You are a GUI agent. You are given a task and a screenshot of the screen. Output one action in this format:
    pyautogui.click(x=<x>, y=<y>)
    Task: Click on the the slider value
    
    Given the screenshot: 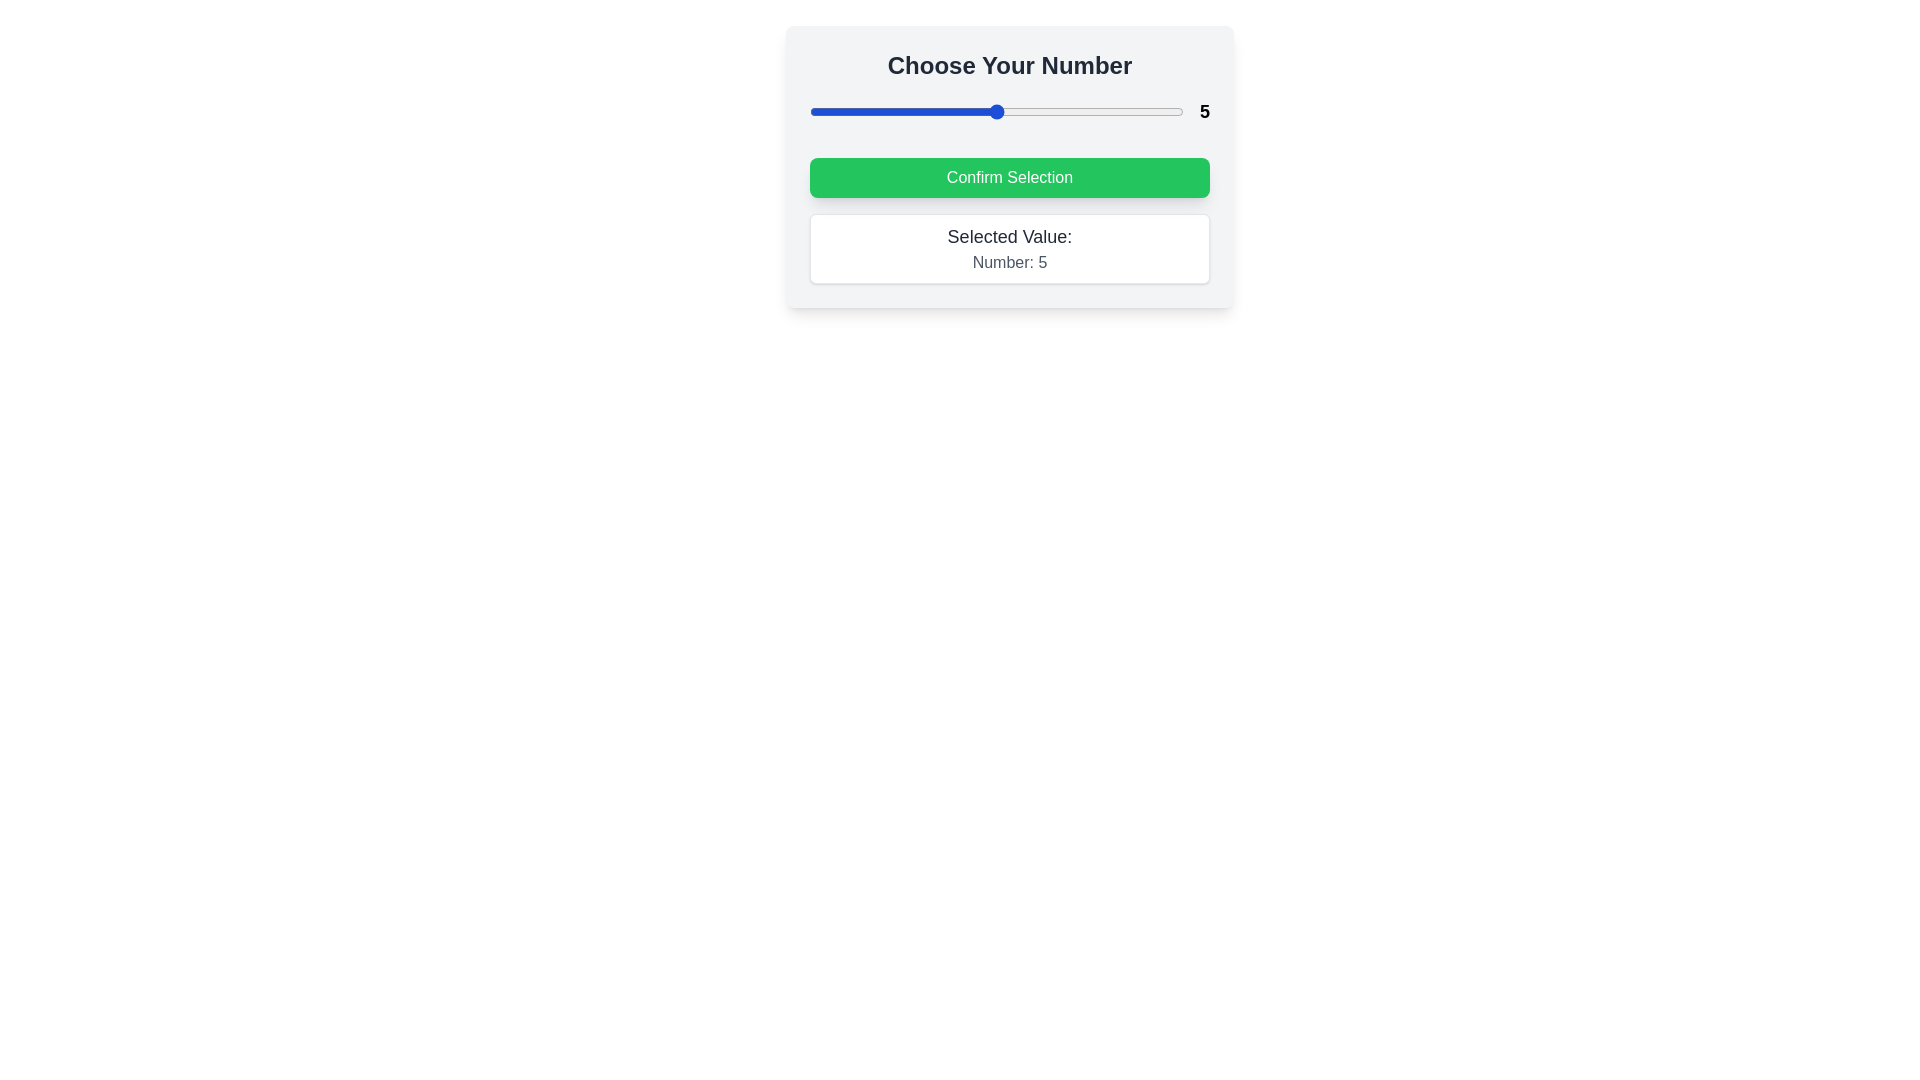 What is the action you would take?
    pyautogui.click(x=1108, y=111)
    